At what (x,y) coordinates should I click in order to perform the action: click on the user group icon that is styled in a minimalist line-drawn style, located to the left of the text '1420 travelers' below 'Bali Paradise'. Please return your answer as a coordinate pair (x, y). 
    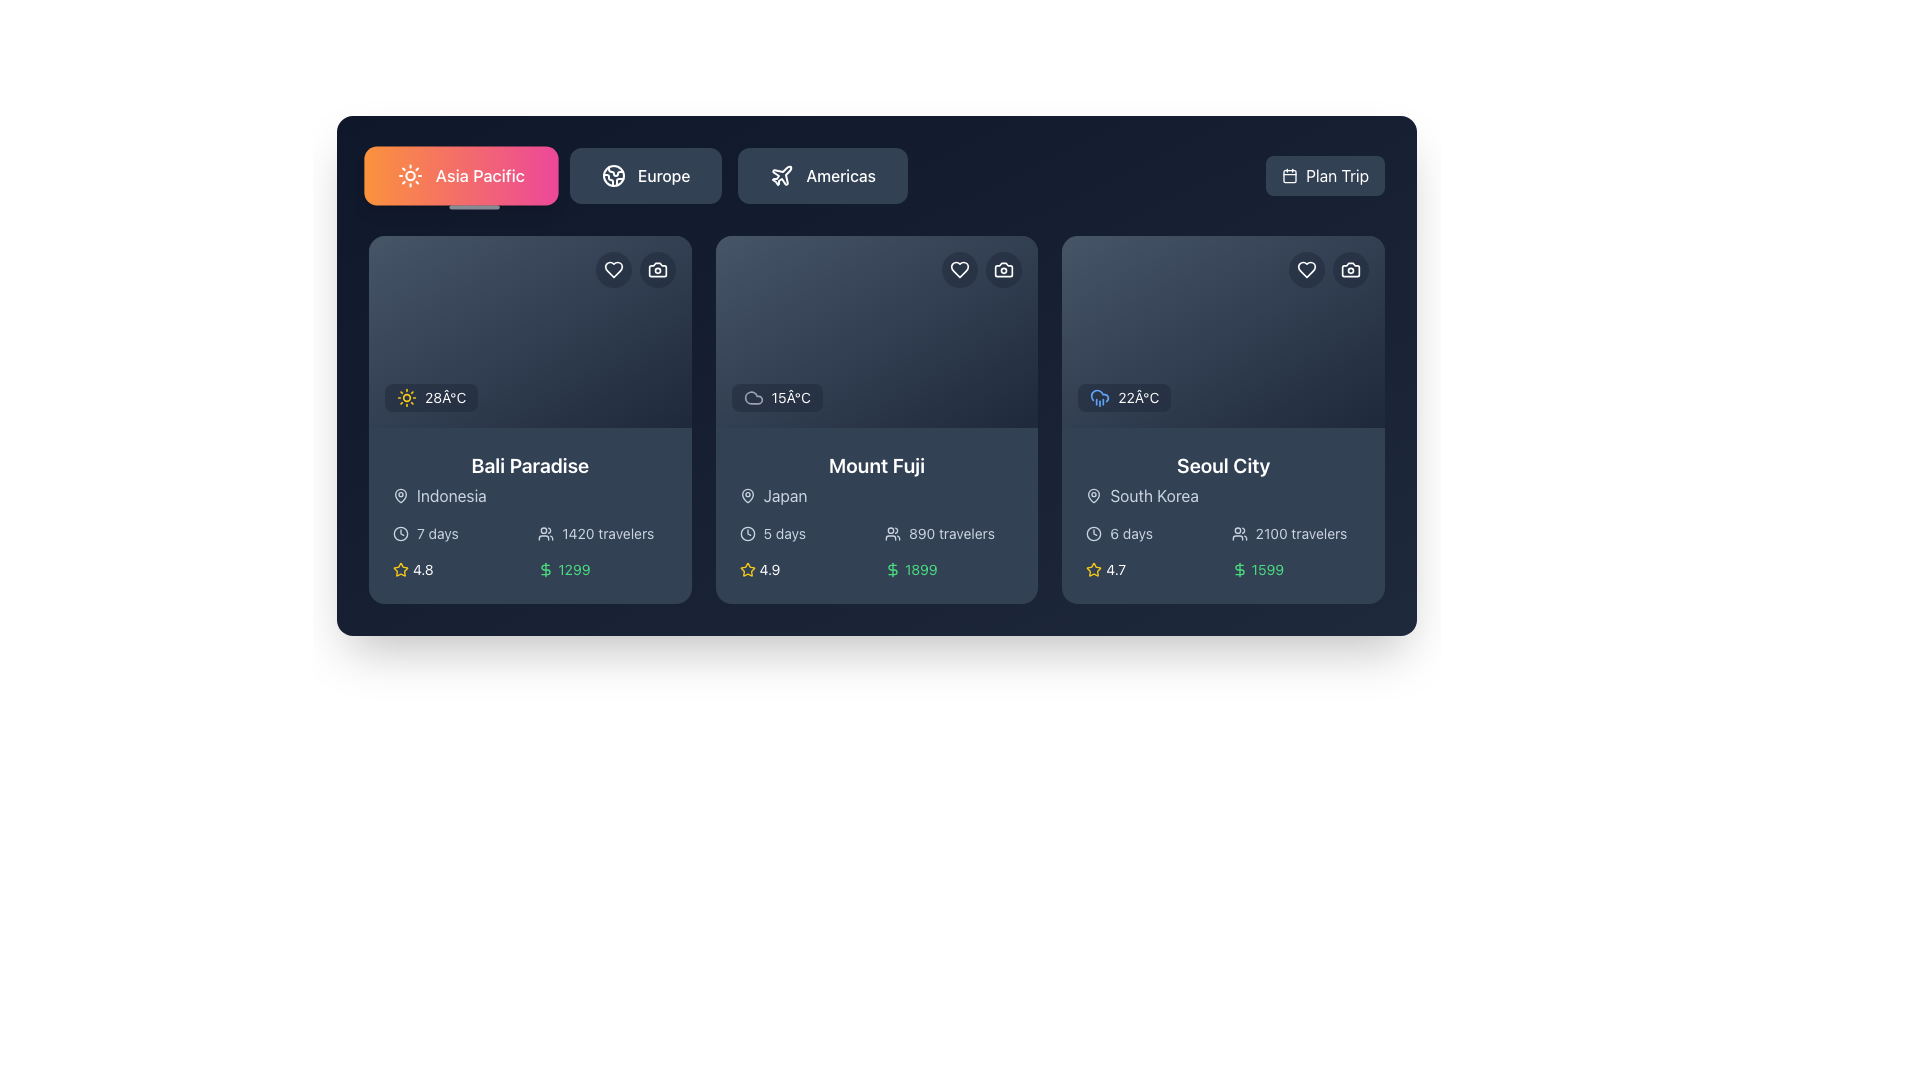
    Looking at the image, I should click on (546, 532).